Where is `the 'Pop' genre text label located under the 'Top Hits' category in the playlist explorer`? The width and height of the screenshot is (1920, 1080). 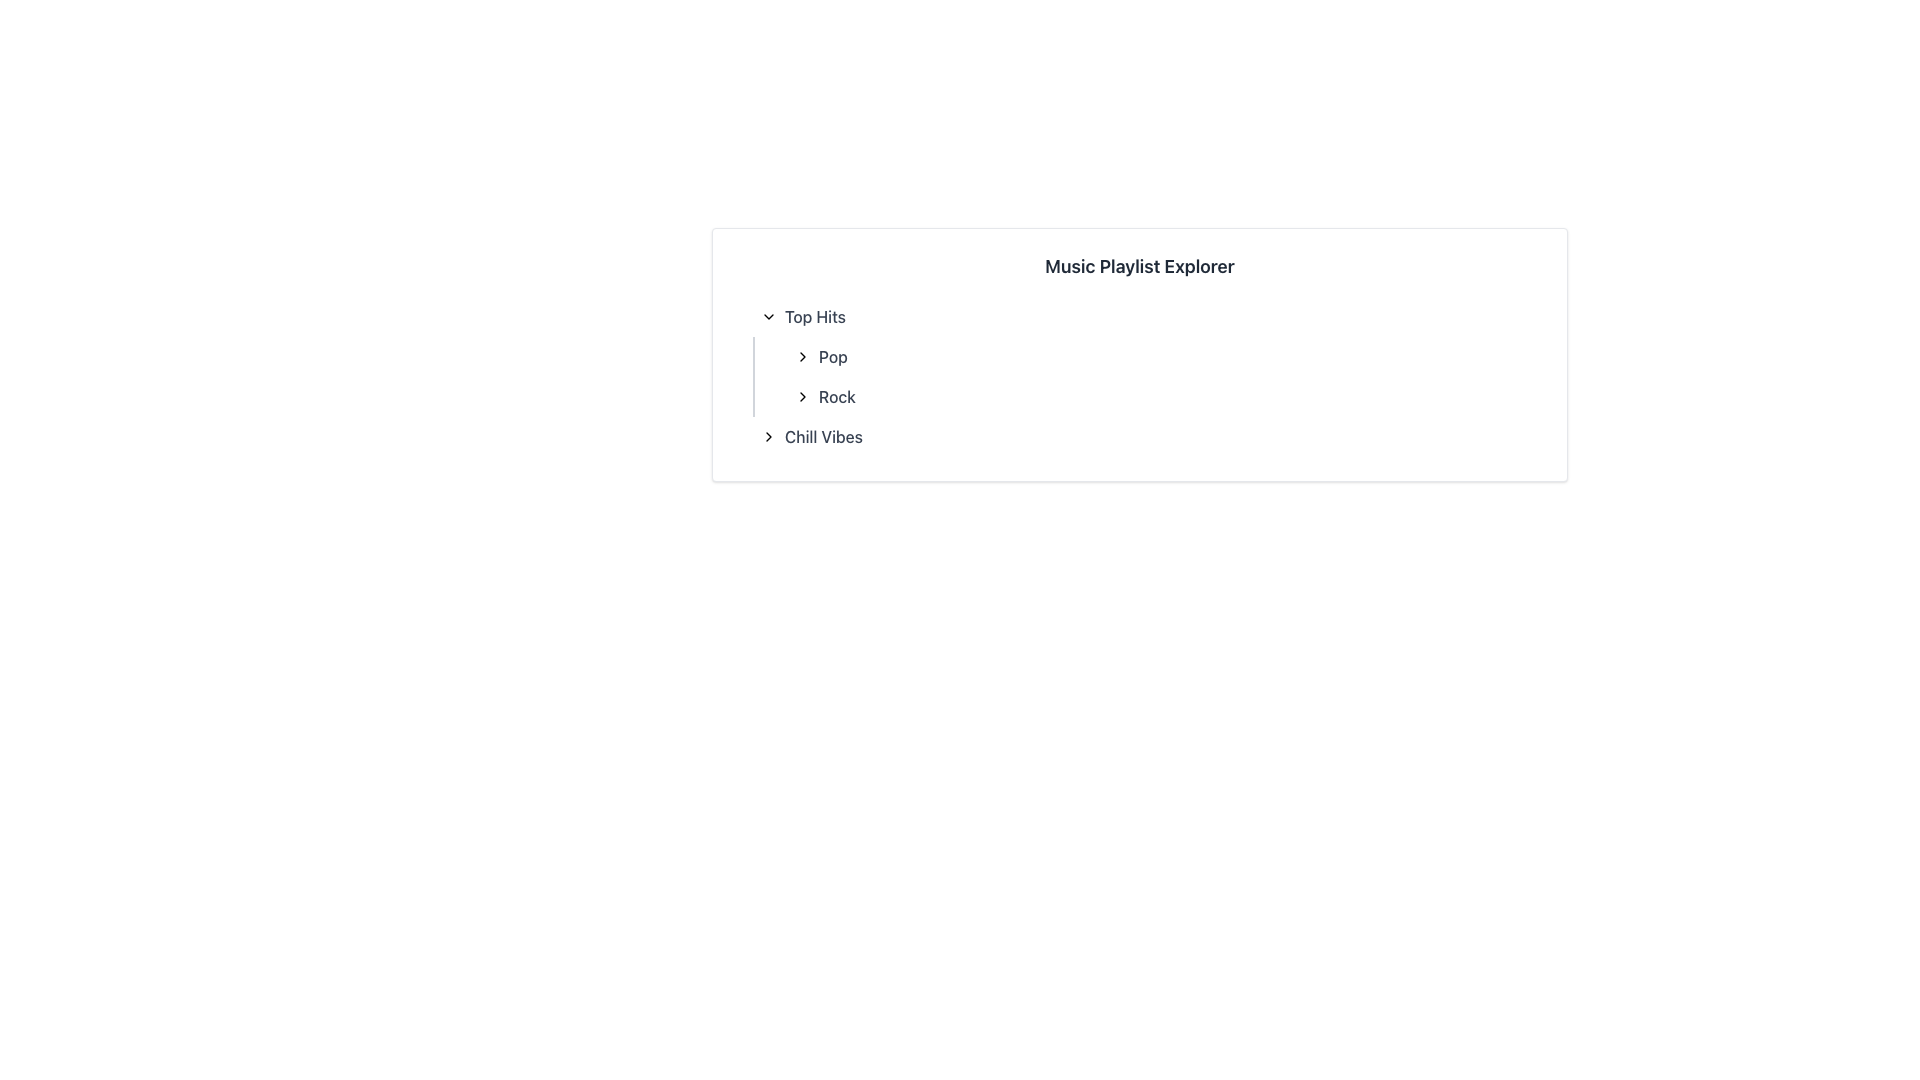 the 'Pop' genre text label located under the 'Top Hits' category in the playlist explorer is located at coordinates (833, 356).